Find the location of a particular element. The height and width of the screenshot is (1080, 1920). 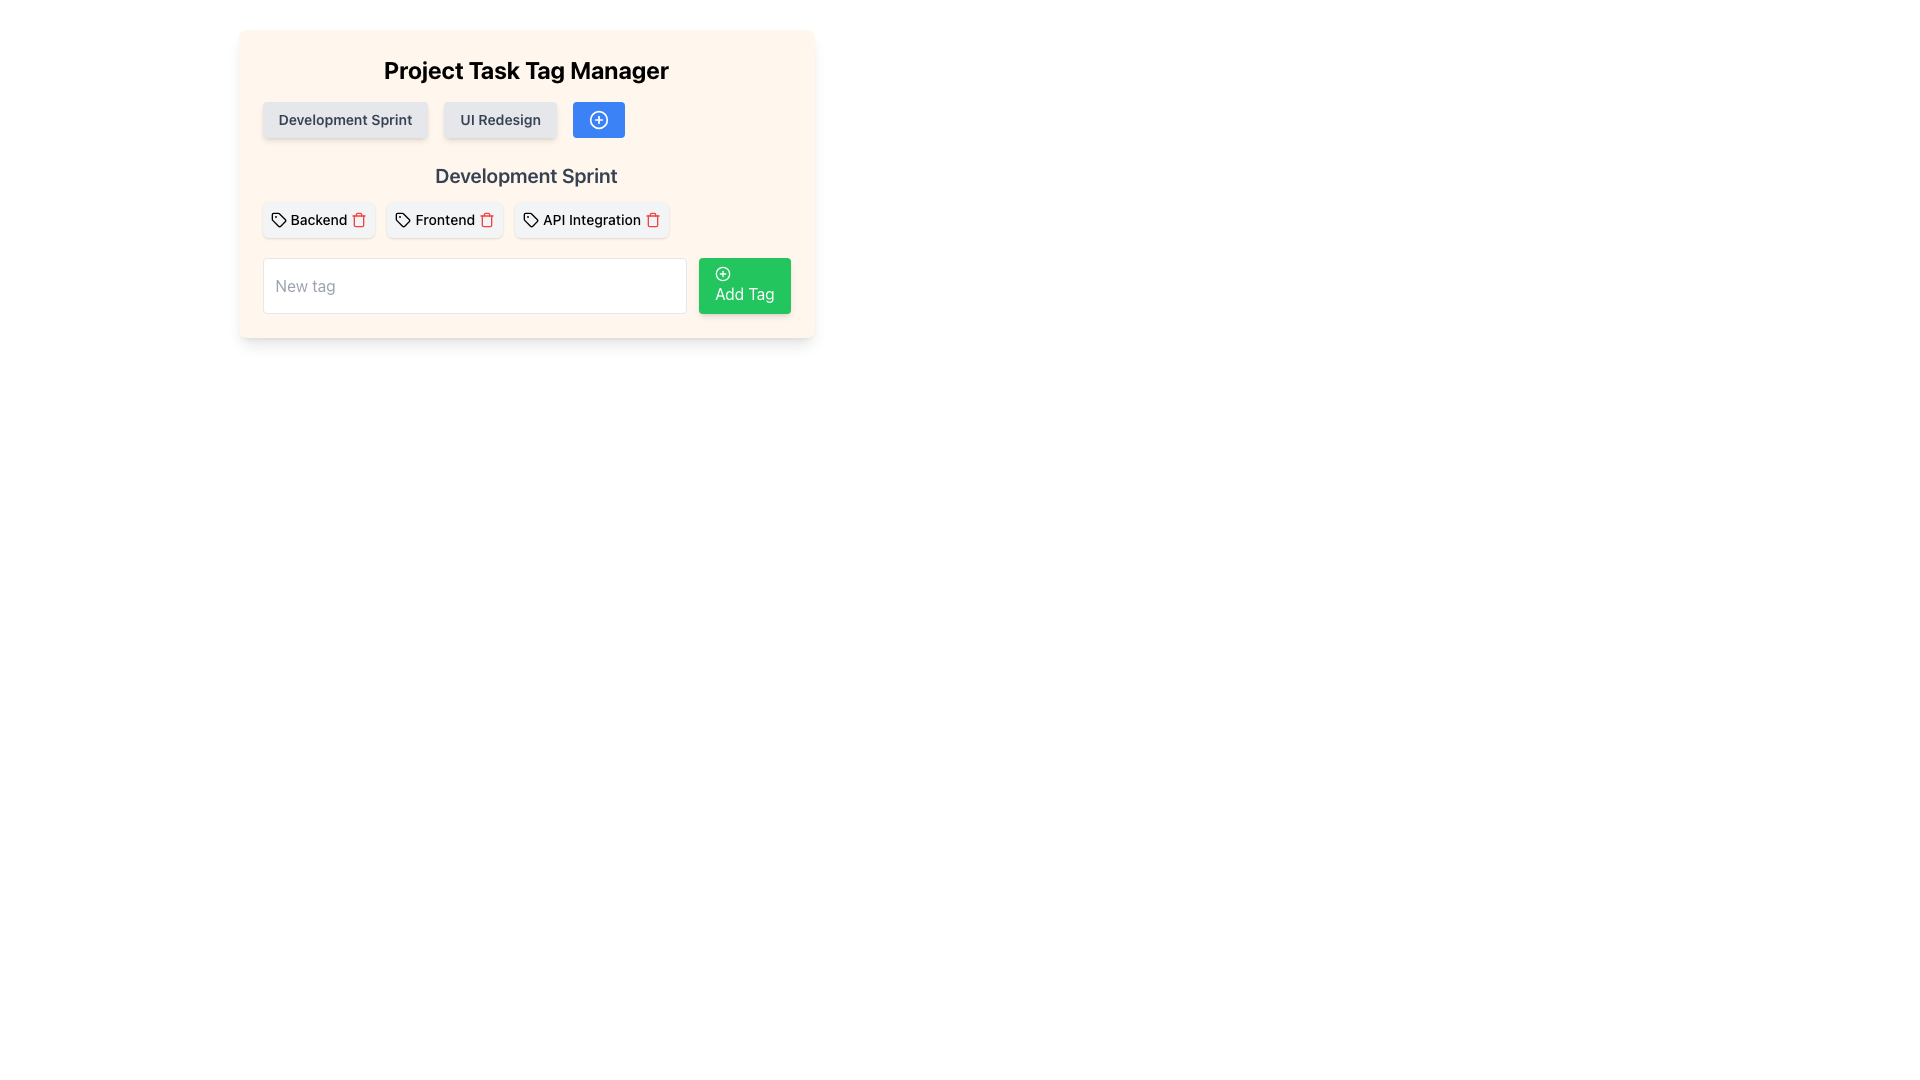

the delete button of the tag element in the 'Development Sprint' section for visual feedback is located at coordinates (526, 219).